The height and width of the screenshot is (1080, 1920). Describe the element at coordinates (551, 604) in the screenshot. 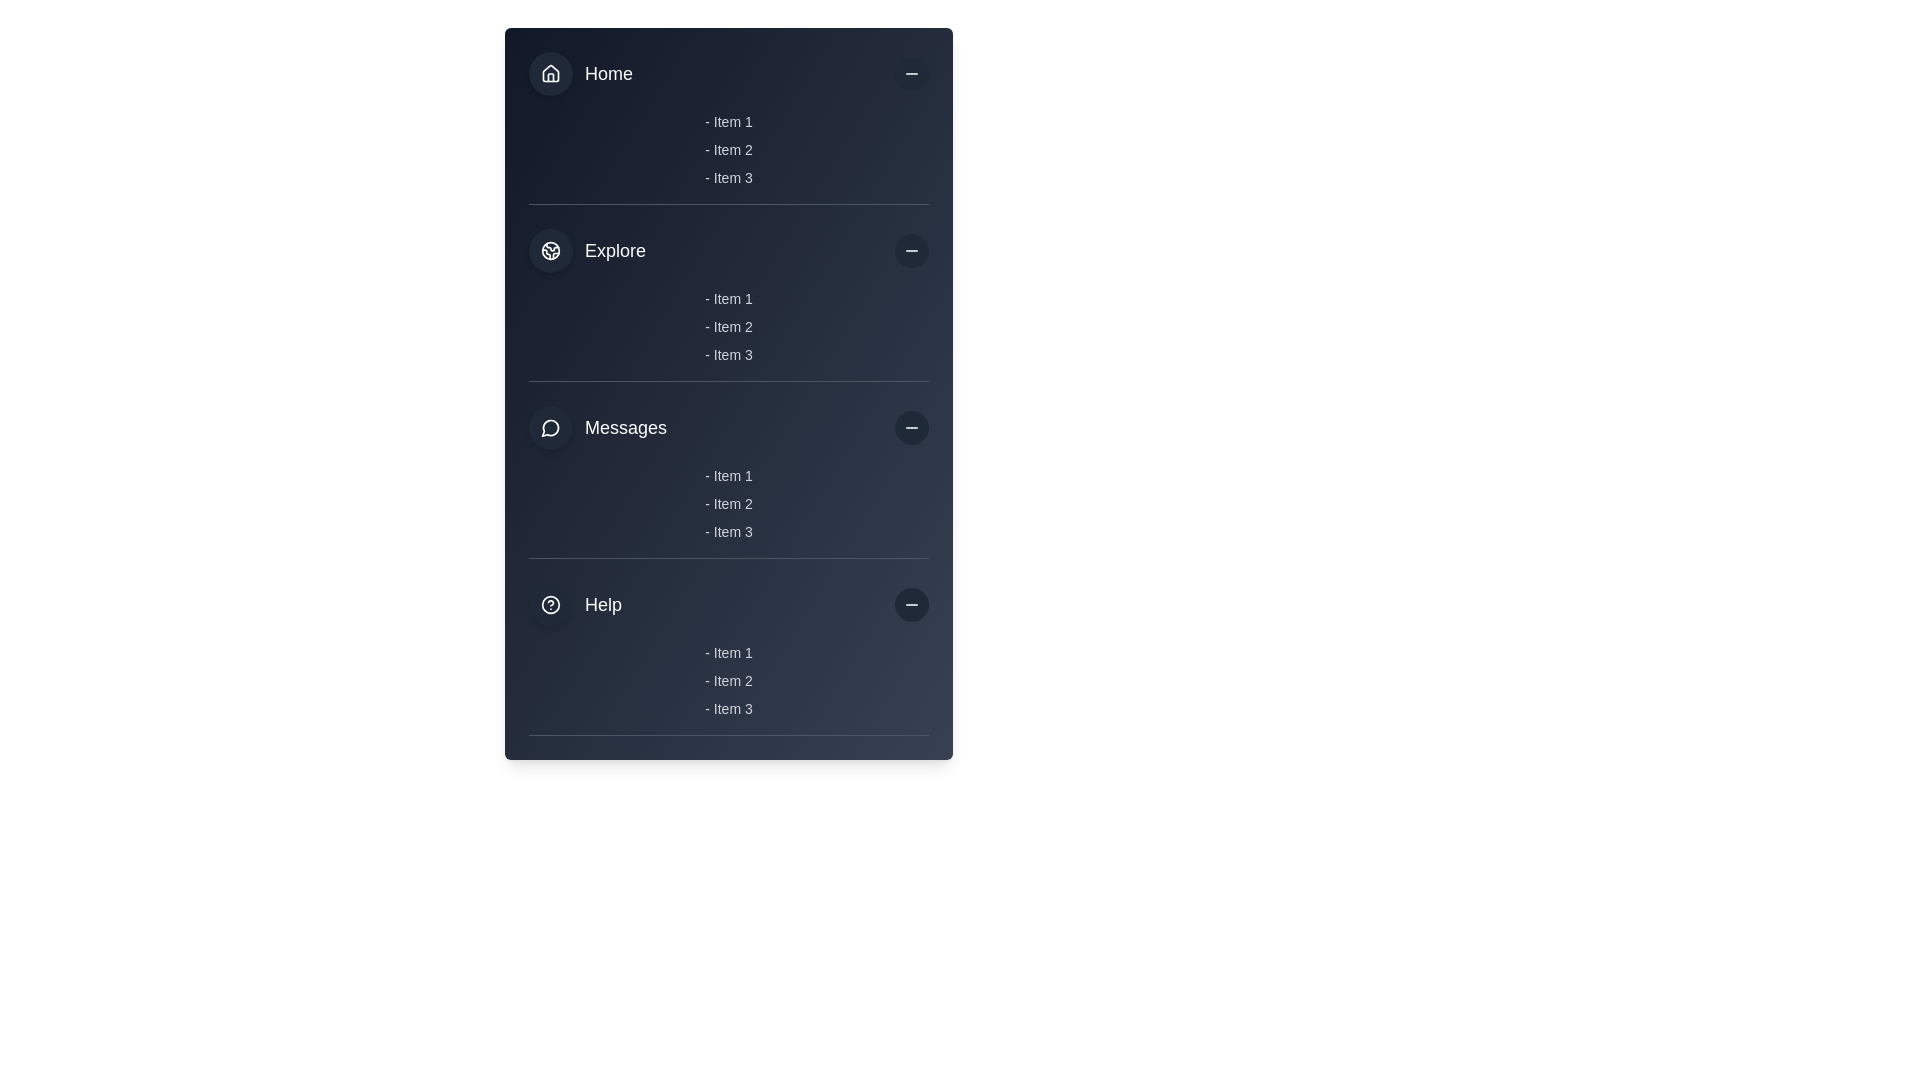

I see `the circular decorative icon with a dark-gray background and a white border, which features a help symbol, located before the 'Help' text label` at that location.